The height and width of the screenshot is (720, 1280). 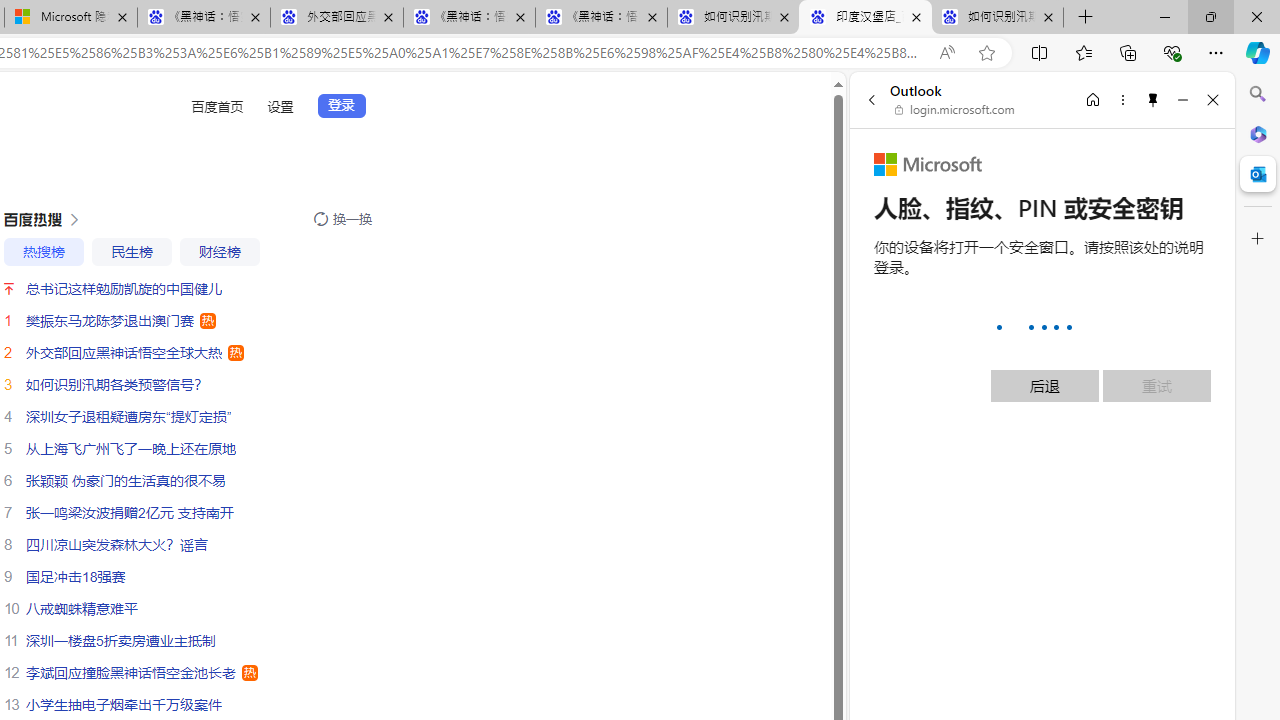 I want to click on 'login.microsoft.com', so click(x=954, y=110).